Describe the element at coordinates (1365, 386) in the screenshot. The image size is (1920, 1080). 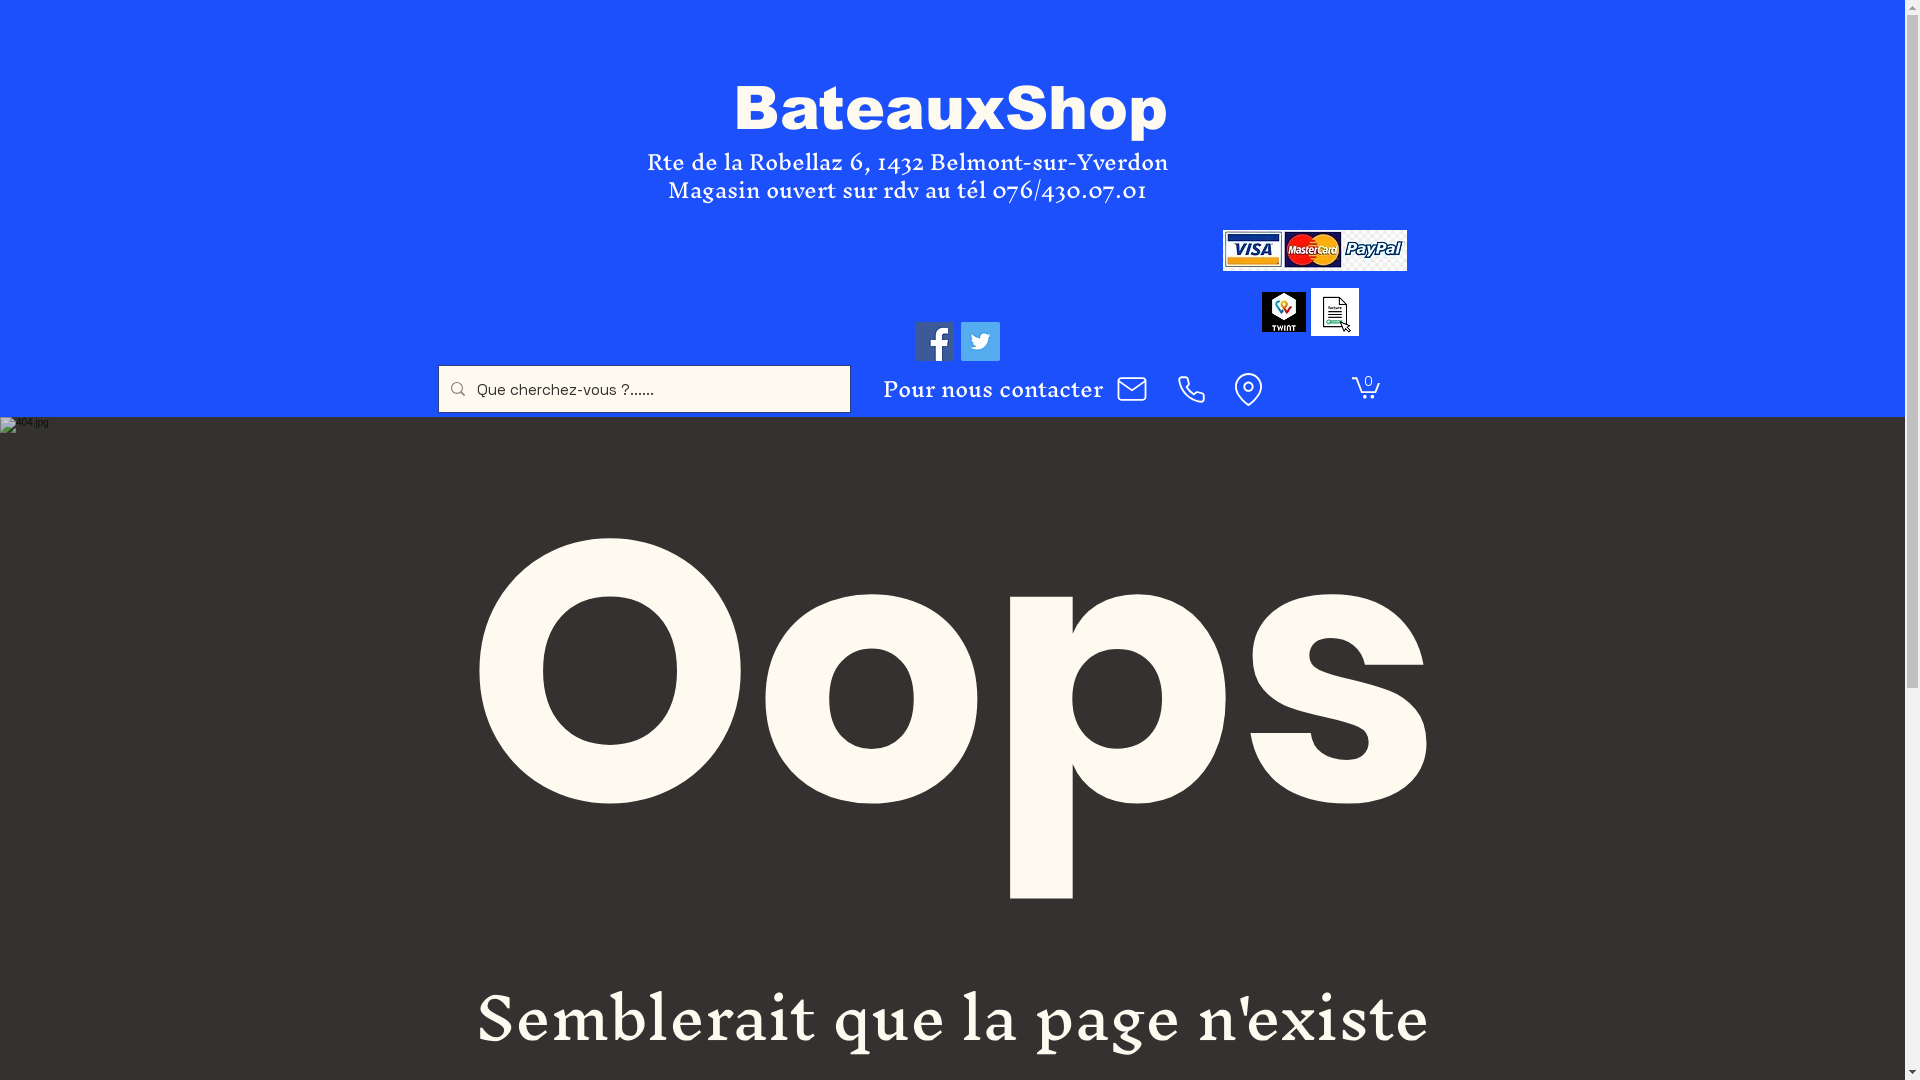
I see `'0'` at that location.